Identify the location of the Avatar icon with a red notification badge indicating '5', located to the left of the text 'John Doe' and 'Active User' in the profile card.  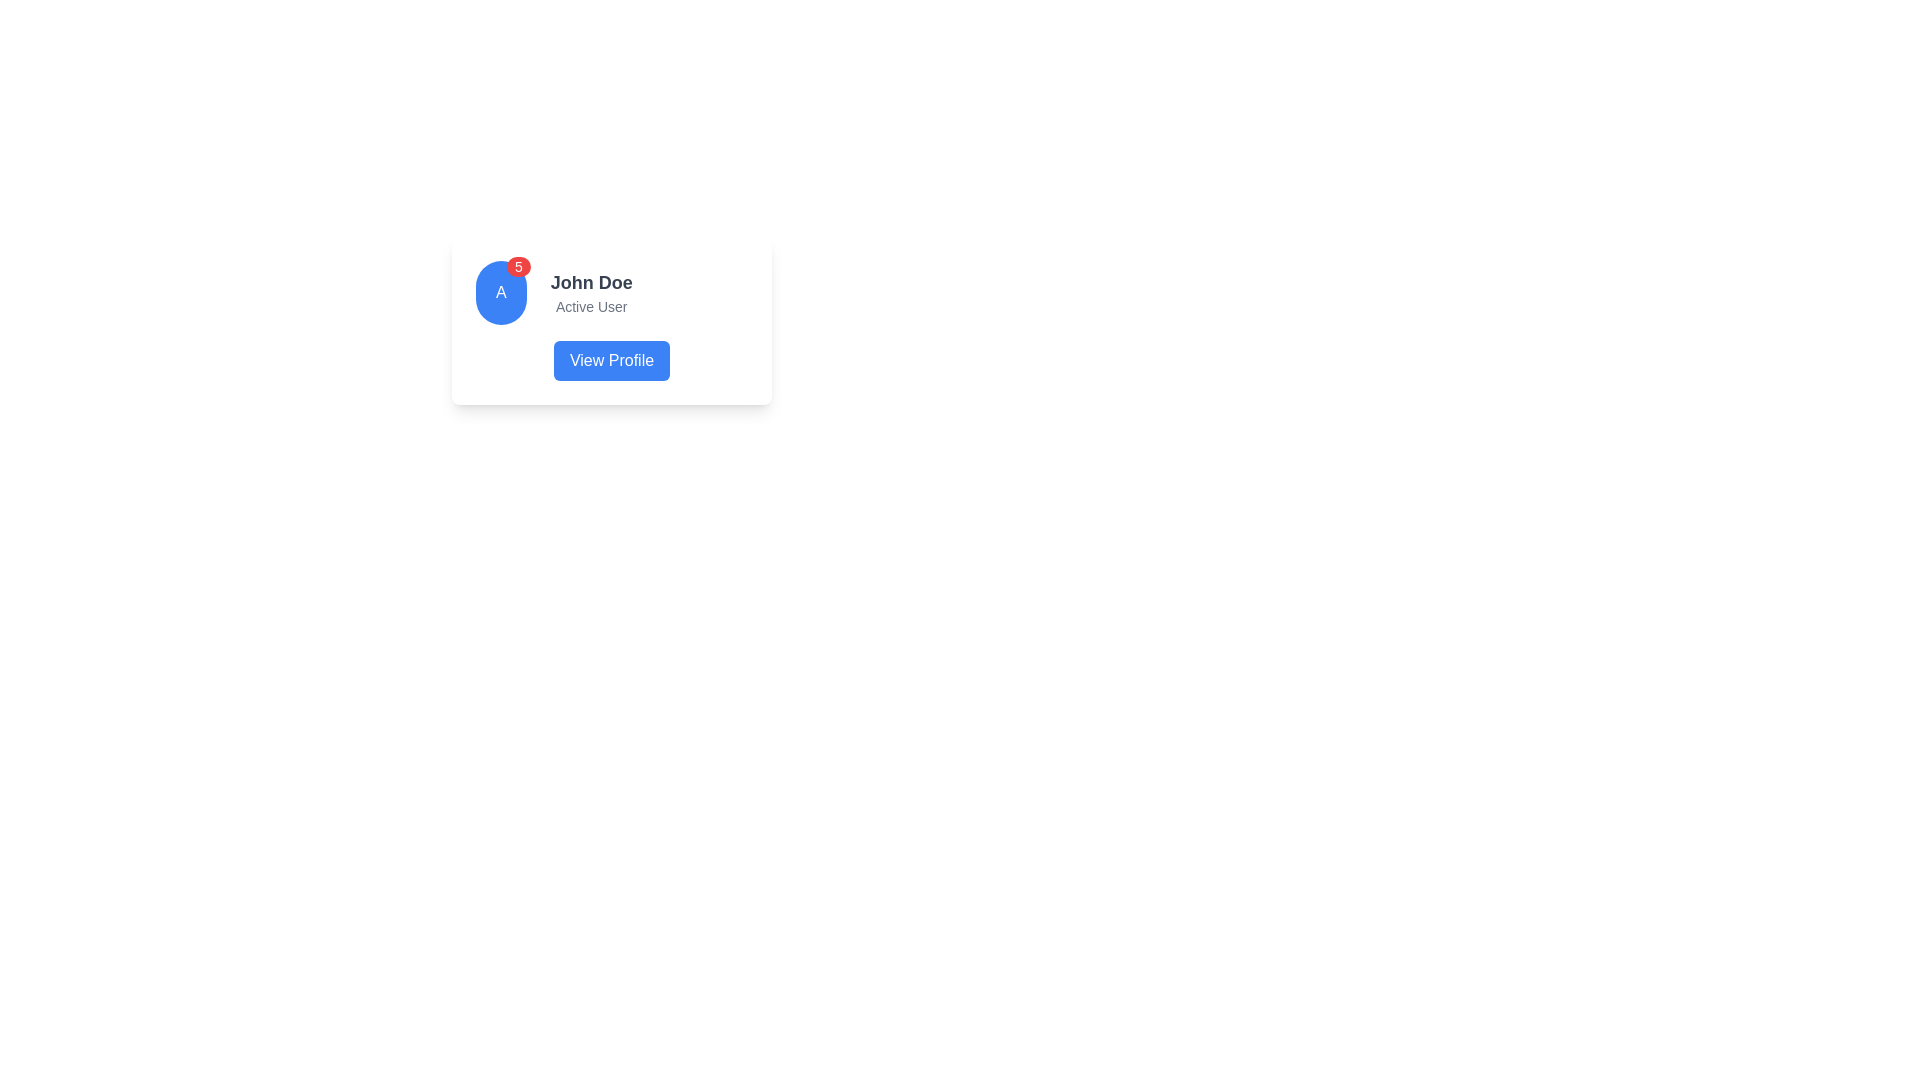
(501, 293).